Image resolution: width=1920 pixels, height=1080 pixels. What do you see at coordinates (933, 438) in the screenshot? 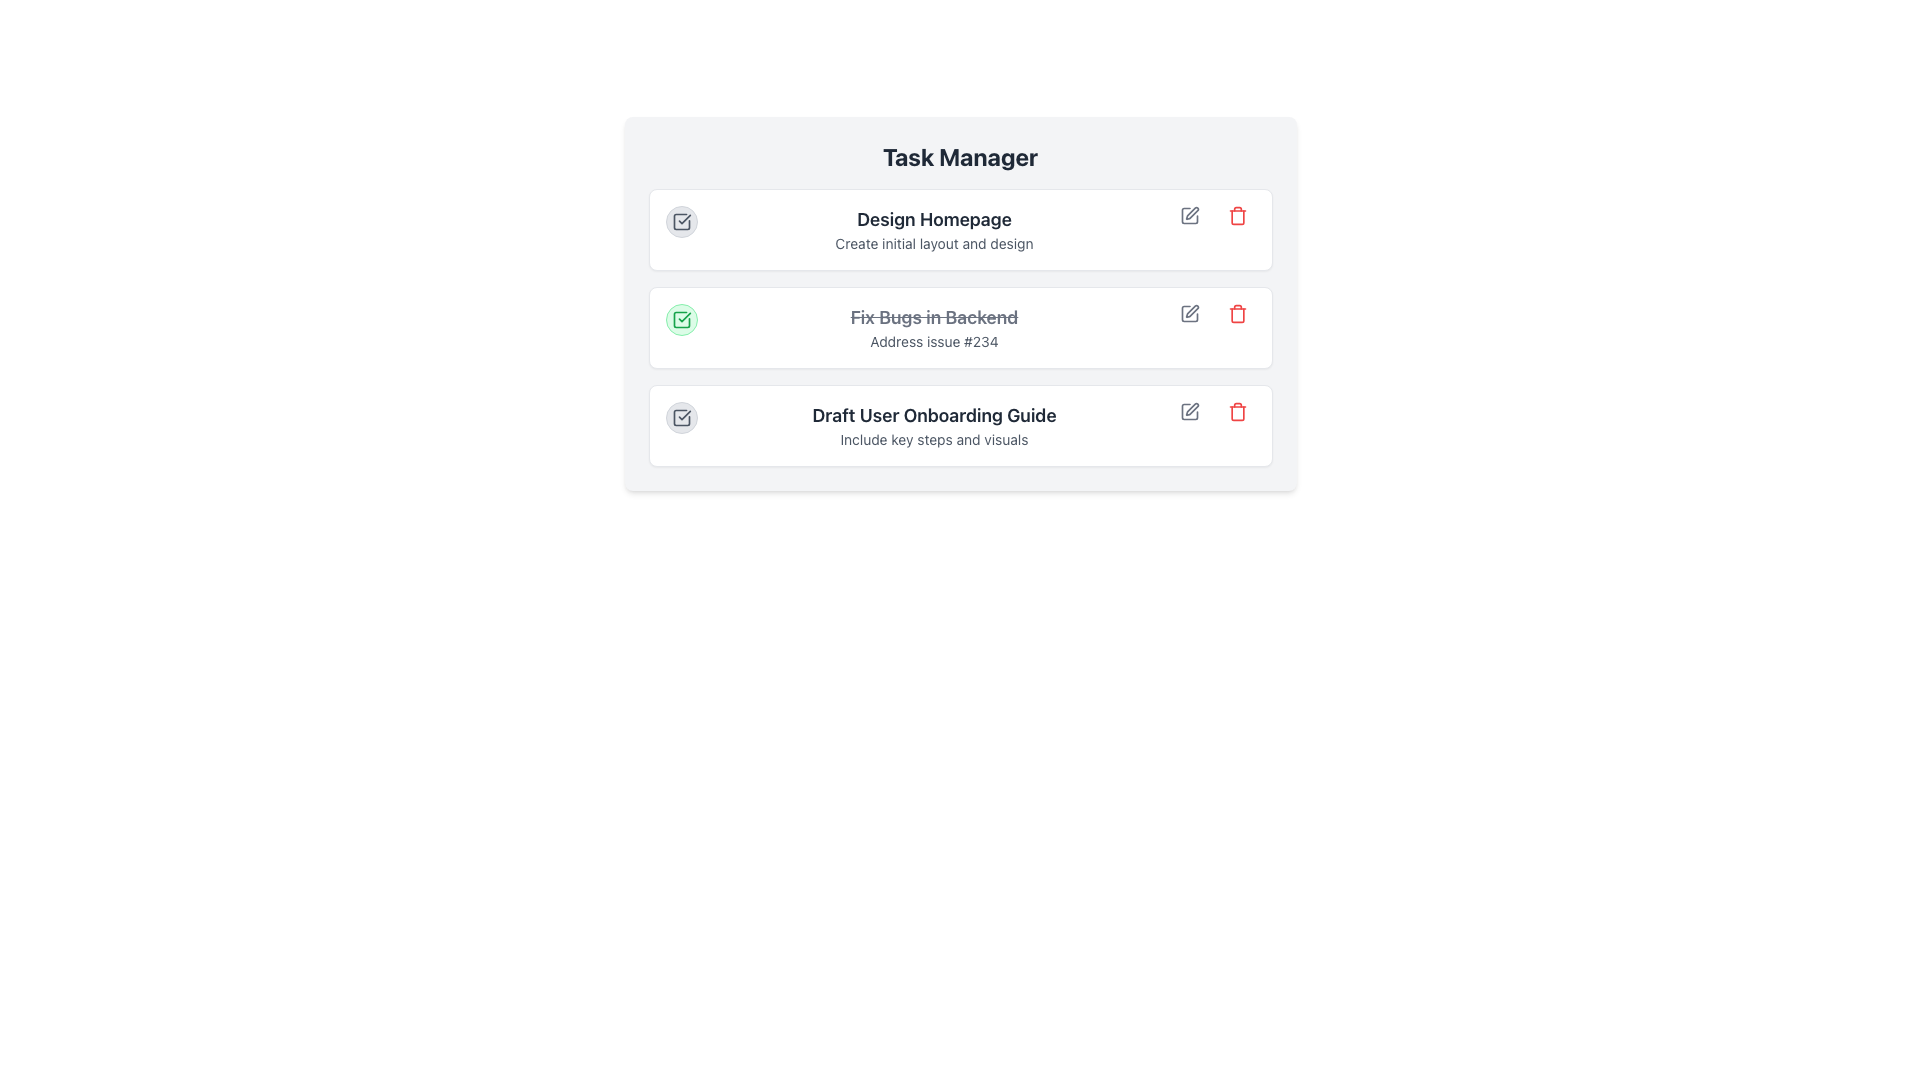
I see `the text label that provides additional context or instructions under the bold header 'Draft User Onboarding Guide' in the third task entry of the task manager interface` at bounding box center [933, 438].